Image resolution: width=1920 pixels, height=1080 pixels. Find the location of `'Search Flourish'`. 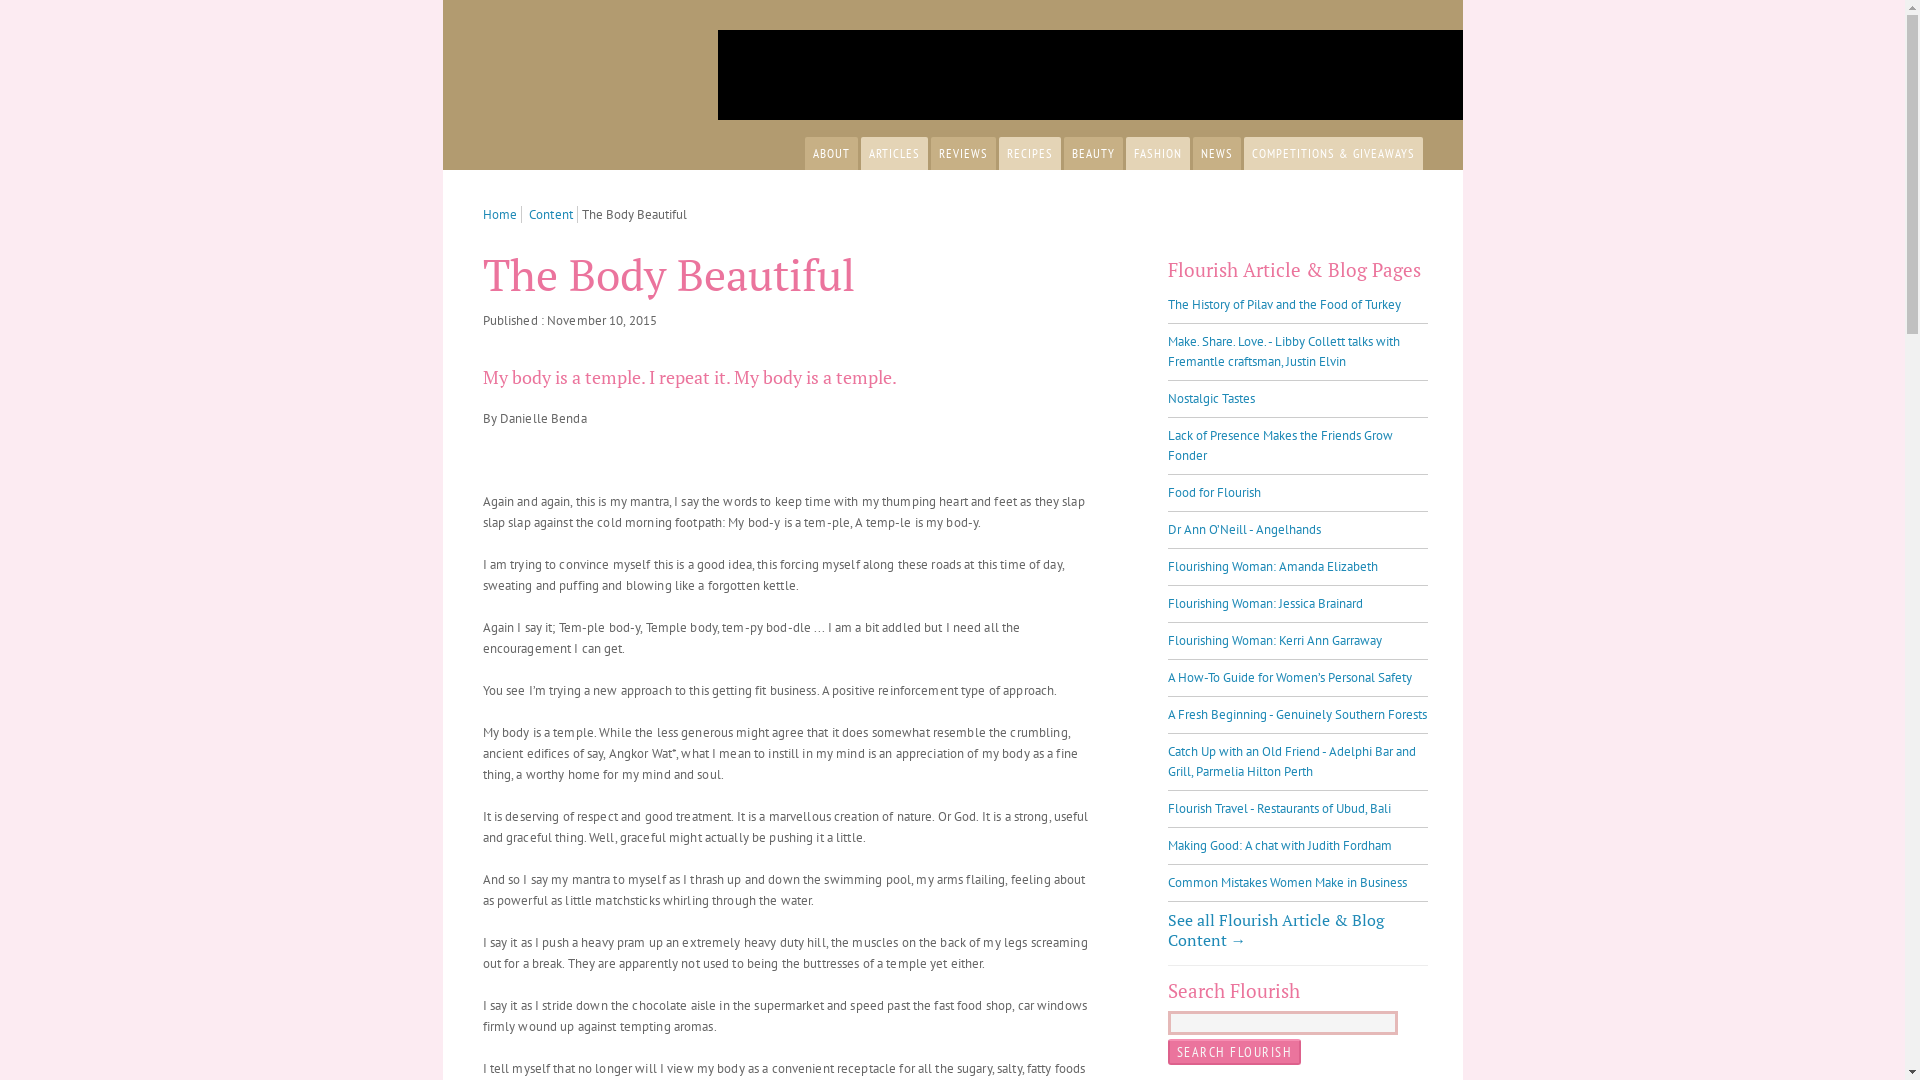

'Search Flourish' is located at coordinates (1233, 1051).